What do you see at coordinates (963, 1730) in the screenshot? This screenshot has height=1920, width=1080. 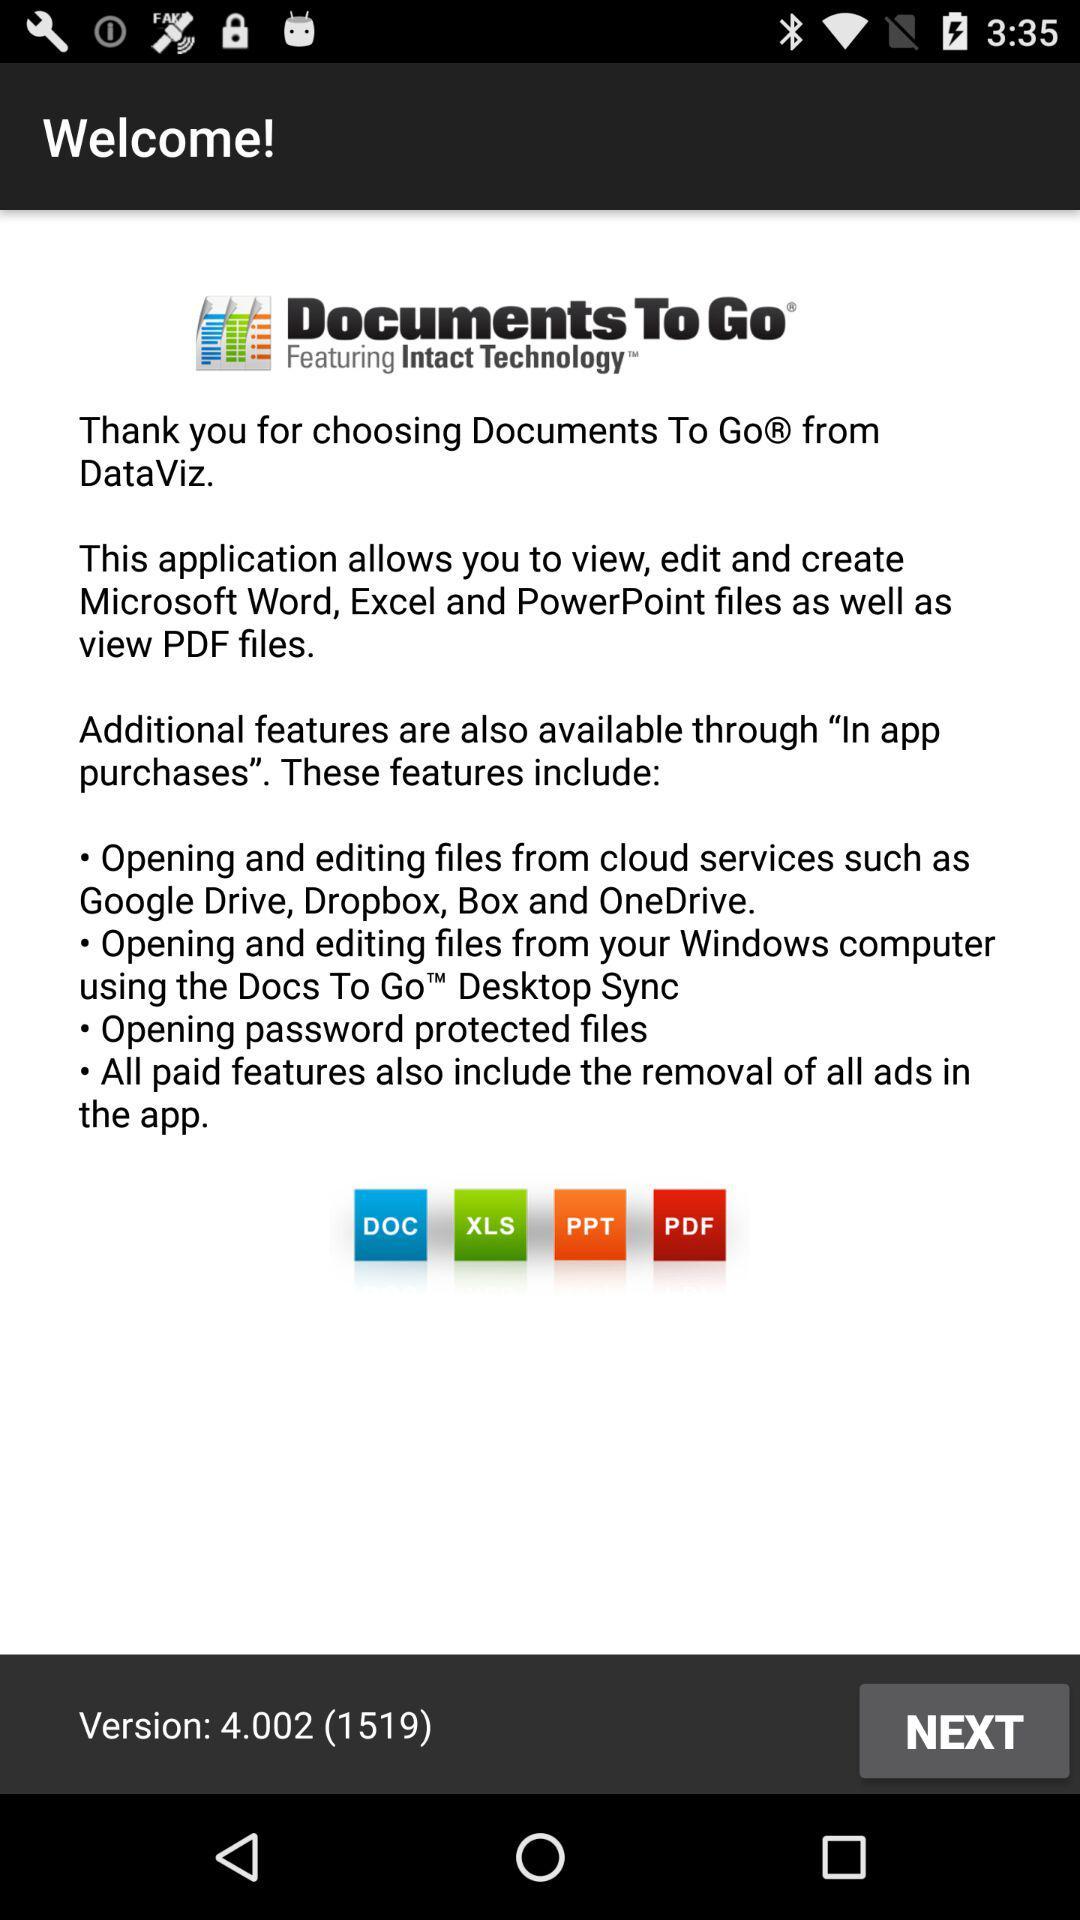 I see `the item next to version 4 002 app` at bounding box center [963, 1730].